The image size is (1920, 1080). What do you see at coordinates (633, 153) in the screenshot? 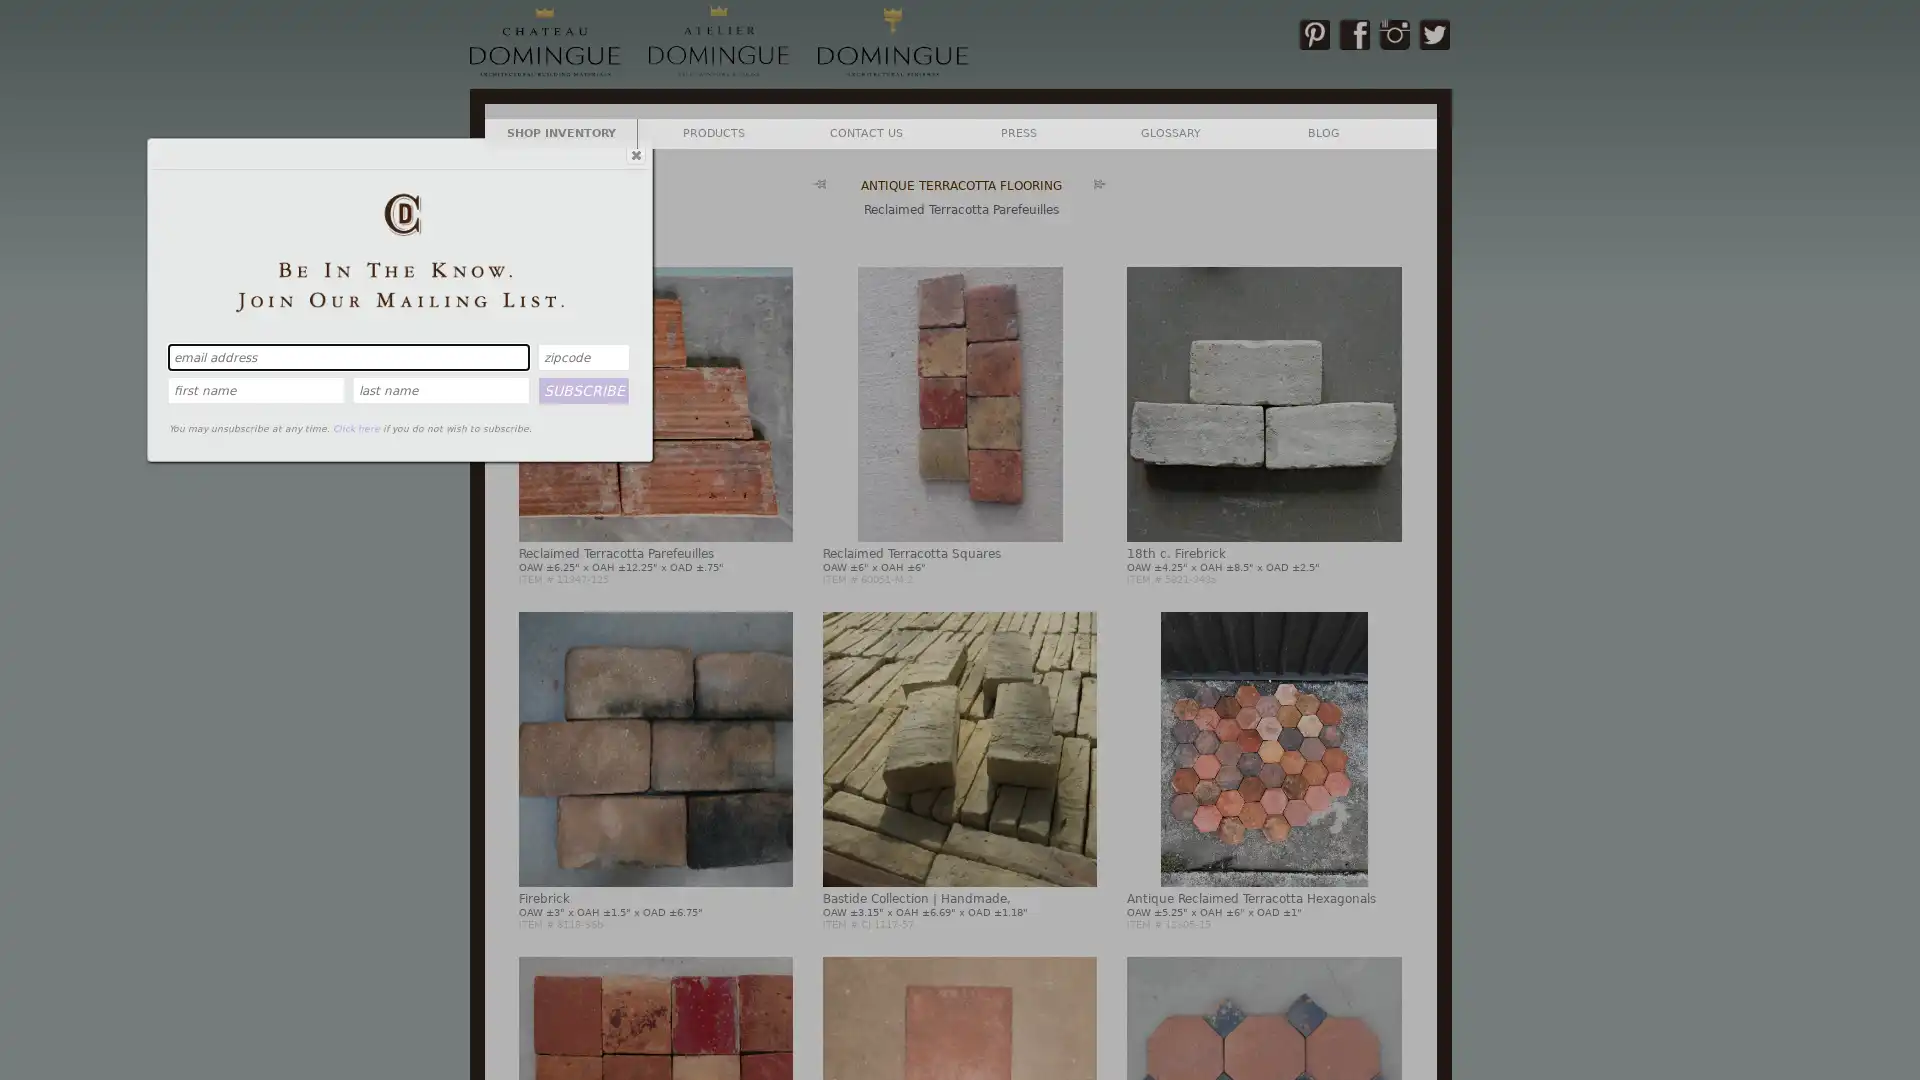
I see `Close` at bounding box center [633, 153].